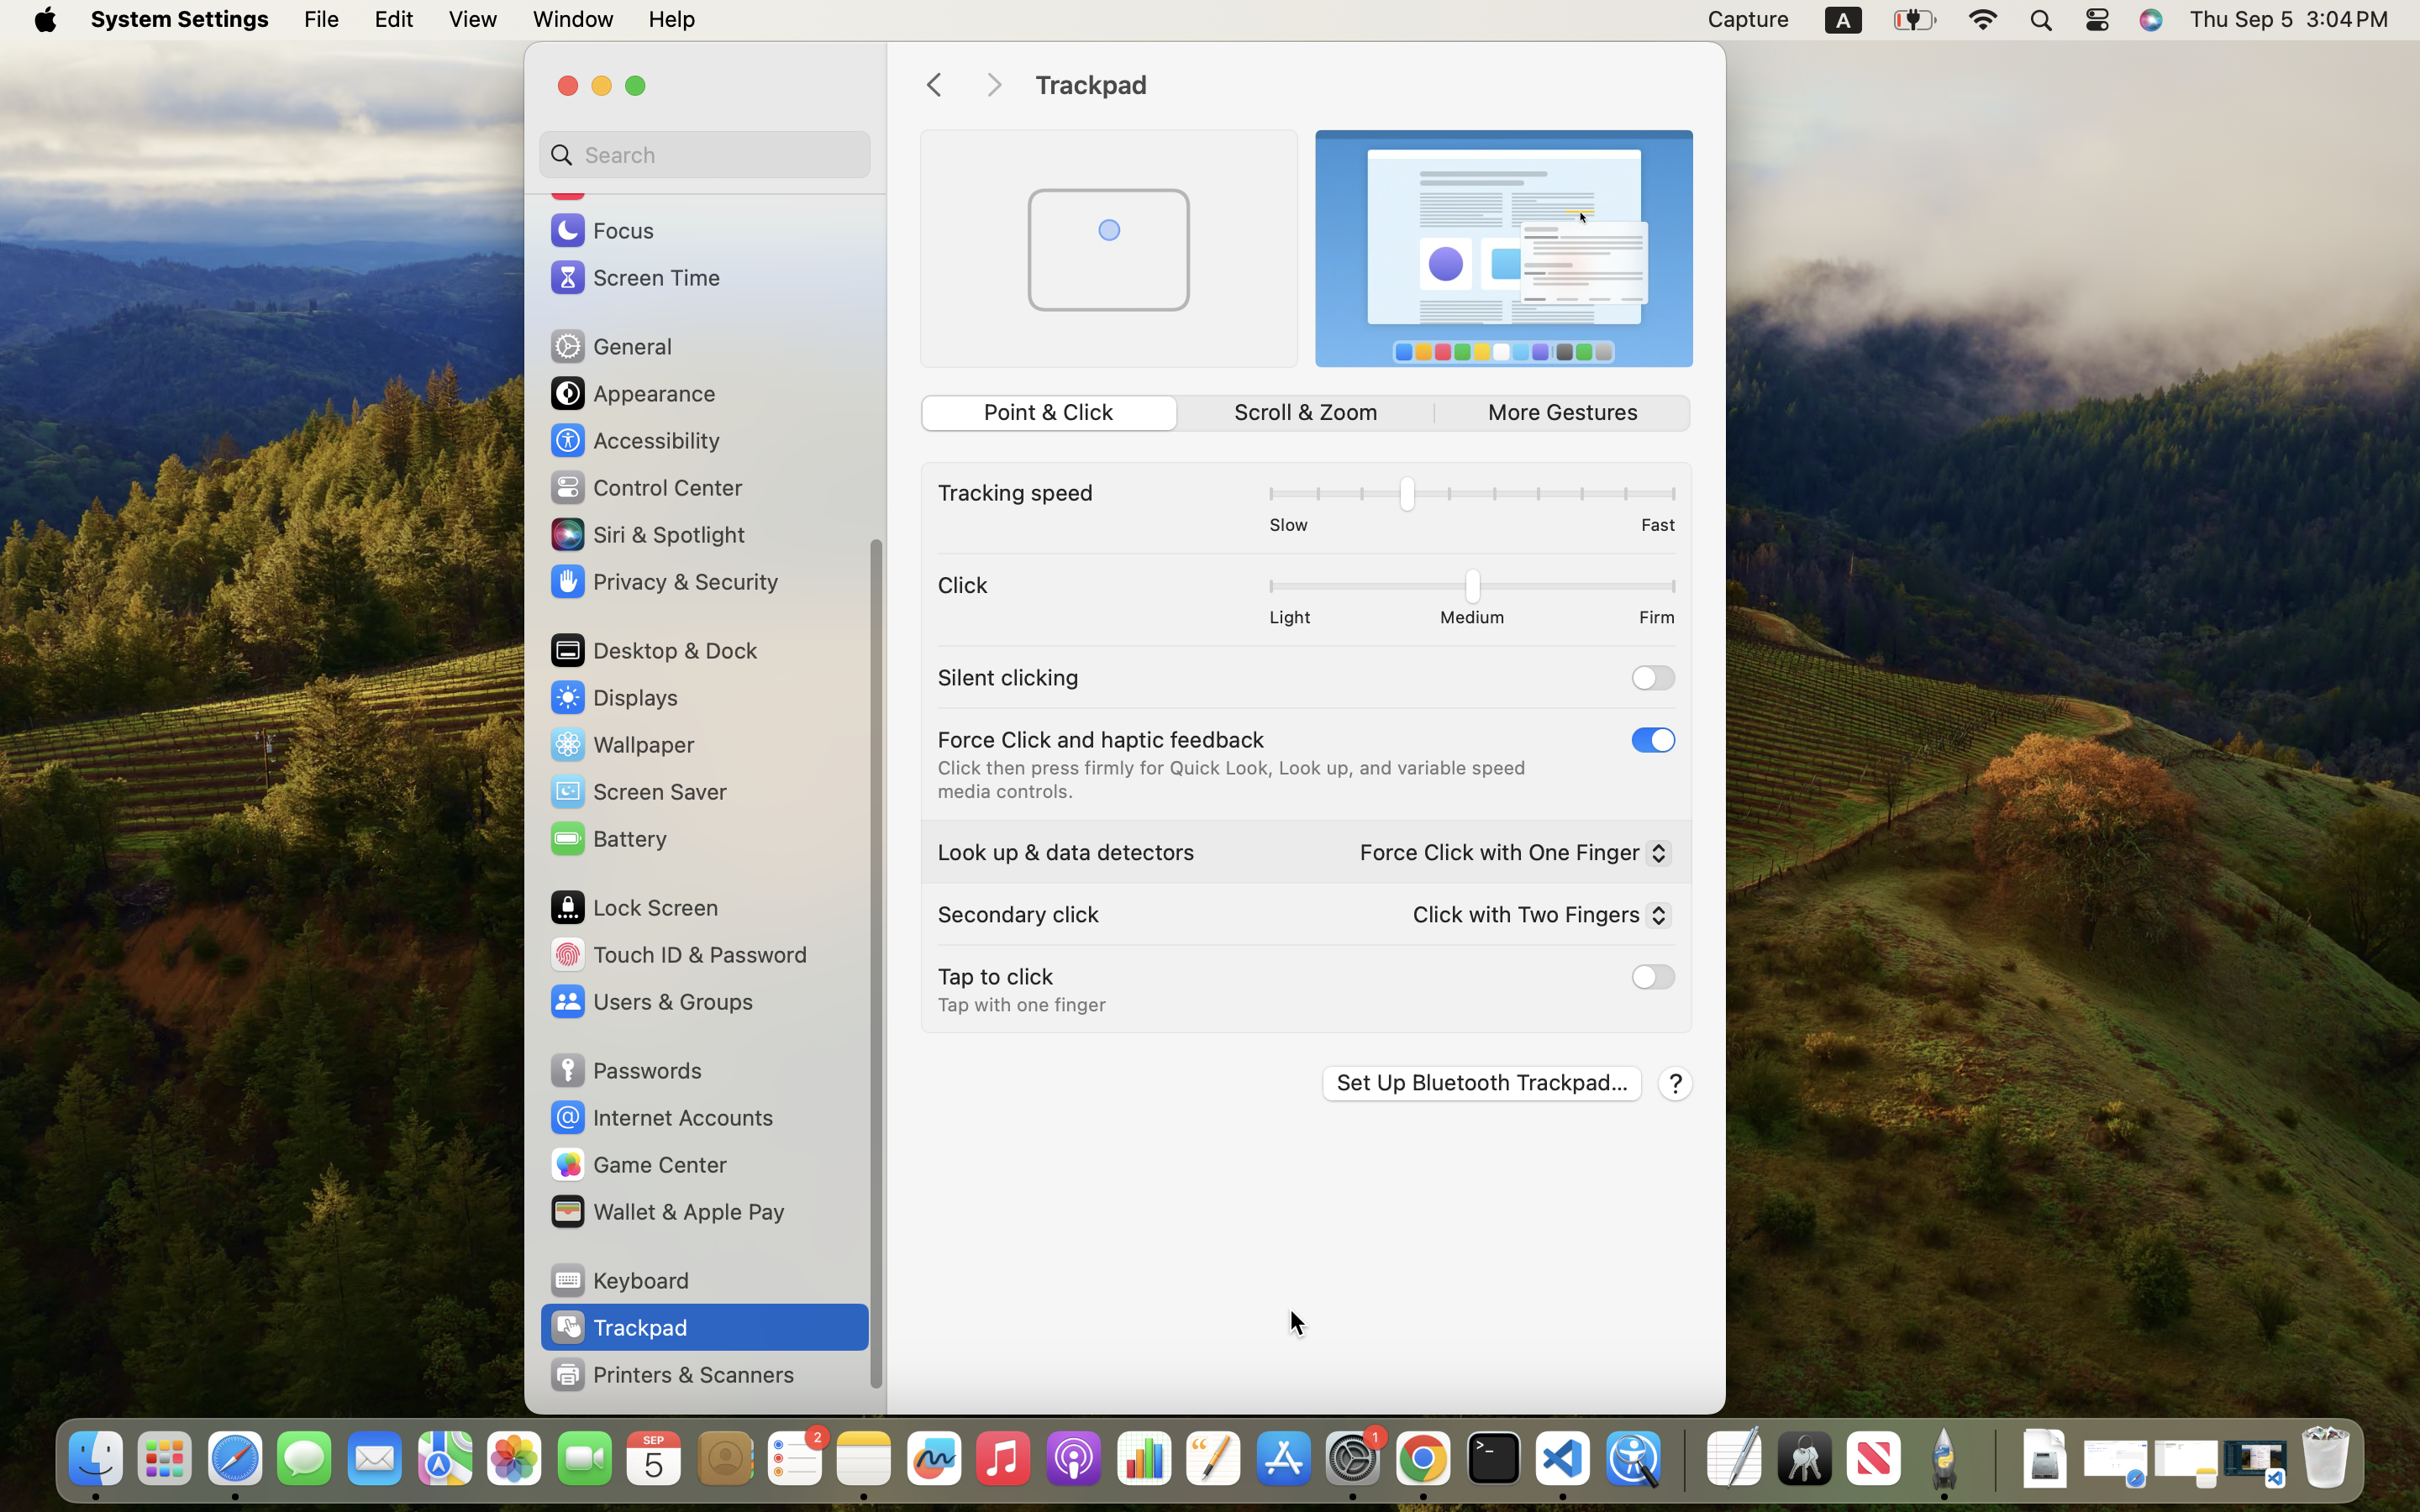 This screenshot has height=1512, width=2420. I want to click on 'Passwords', so click(623, 1069).